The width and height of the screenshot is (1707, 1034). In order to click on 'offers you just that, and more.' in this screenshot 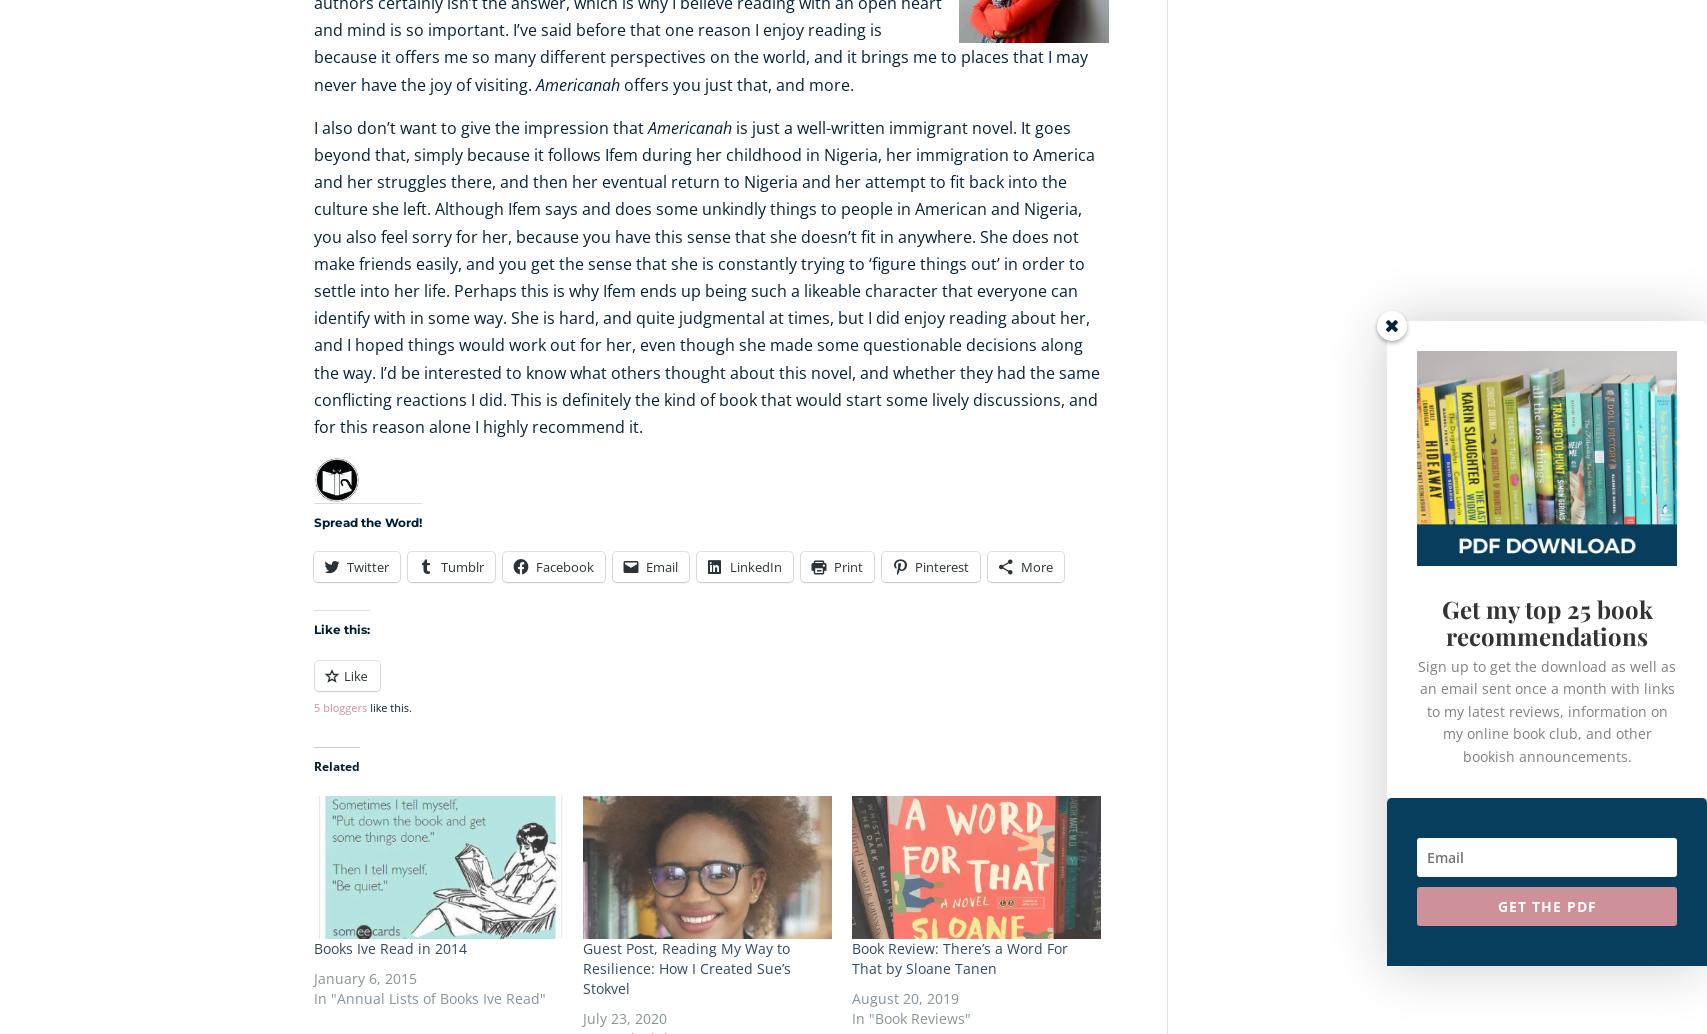, I will do `click(618, 83)`.